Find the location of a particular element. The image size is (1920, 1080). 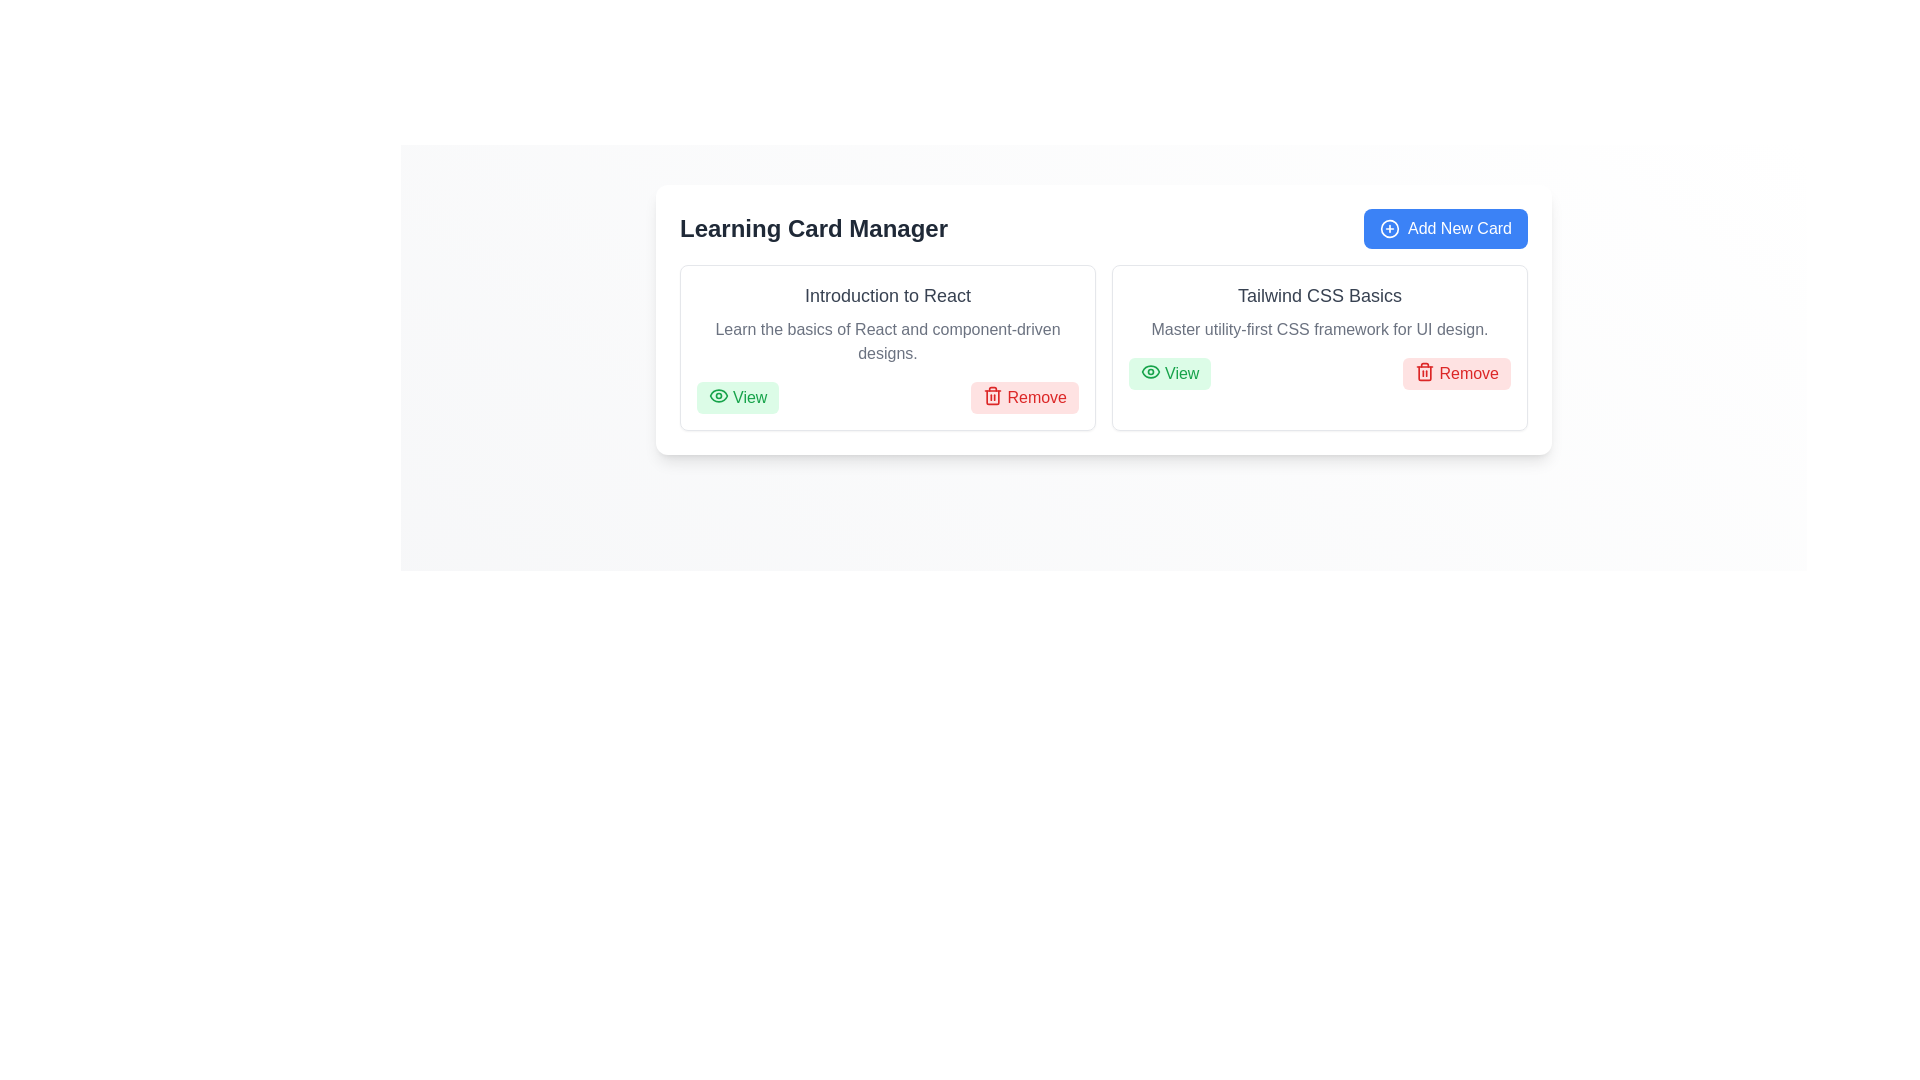

the action buttons in the lower section of the 'Tailwind CSS Basics' card, which includes 'View' and 'Remove' is located at coordinates (1320, 374).